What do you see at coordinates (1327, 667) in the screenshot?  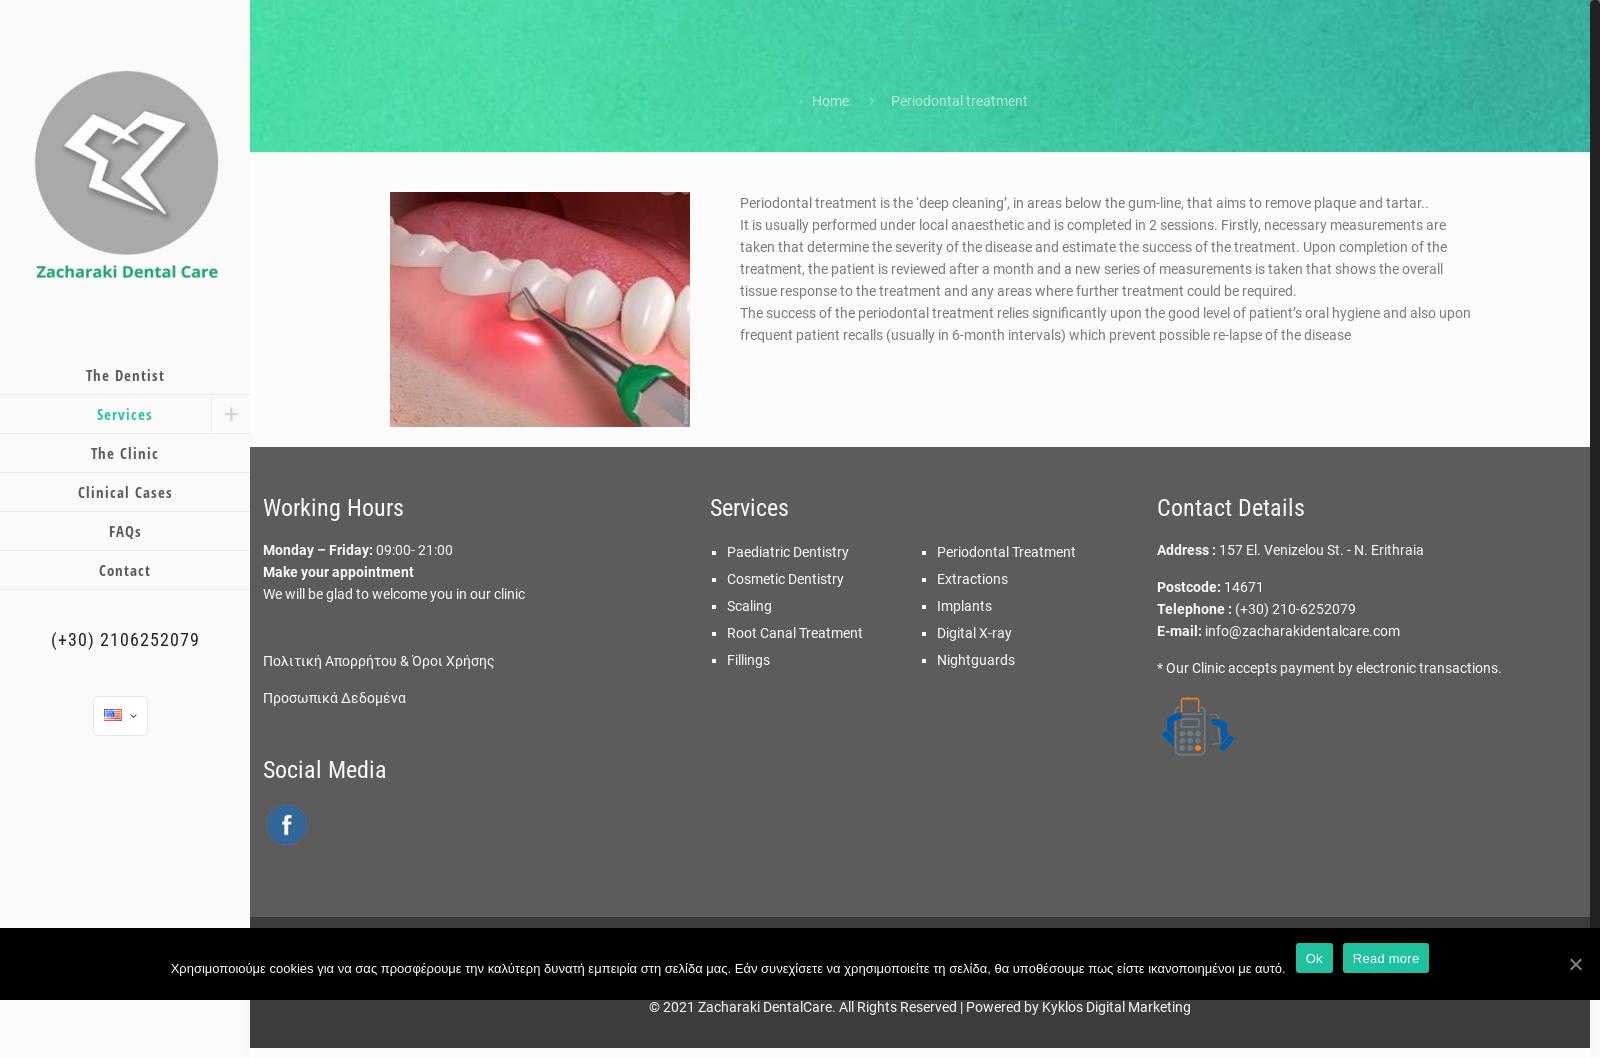 I see `'* Our Clinic accepts payment by electronic transactions.'` at bounding box center [1327, 667].